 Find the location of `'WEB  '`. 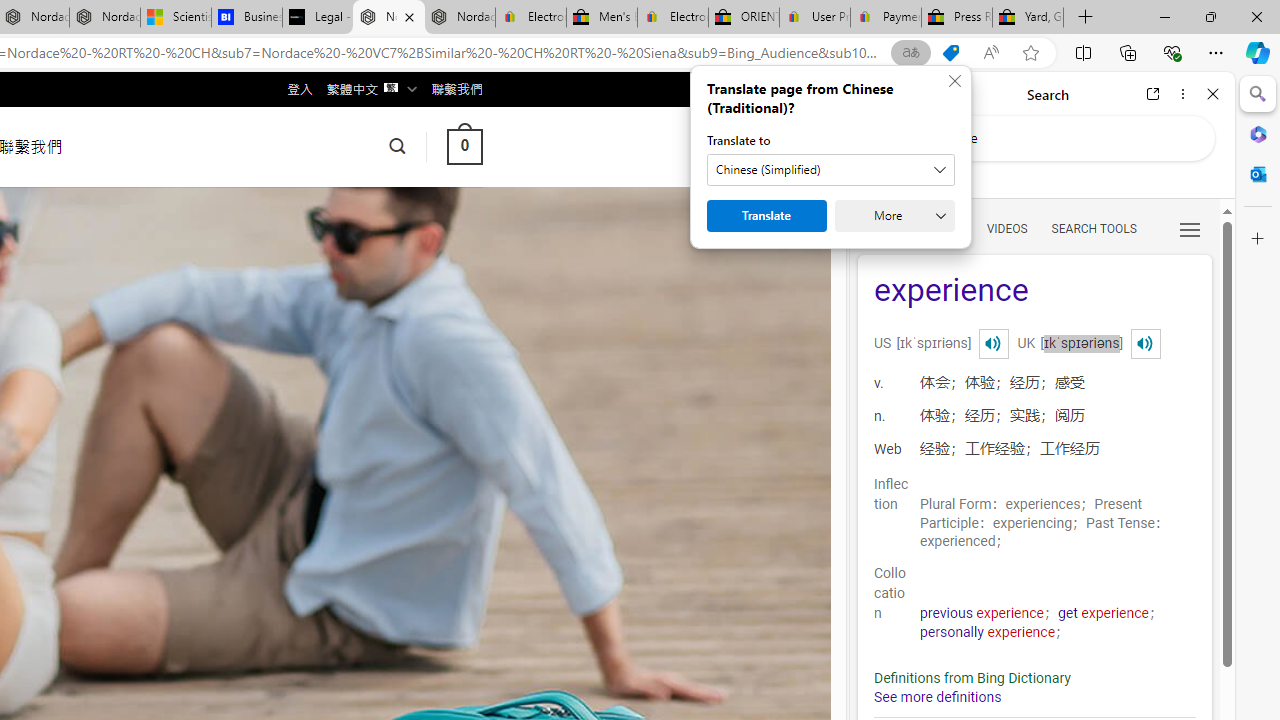

'WEB  ' is located at coordinates (881, 227).